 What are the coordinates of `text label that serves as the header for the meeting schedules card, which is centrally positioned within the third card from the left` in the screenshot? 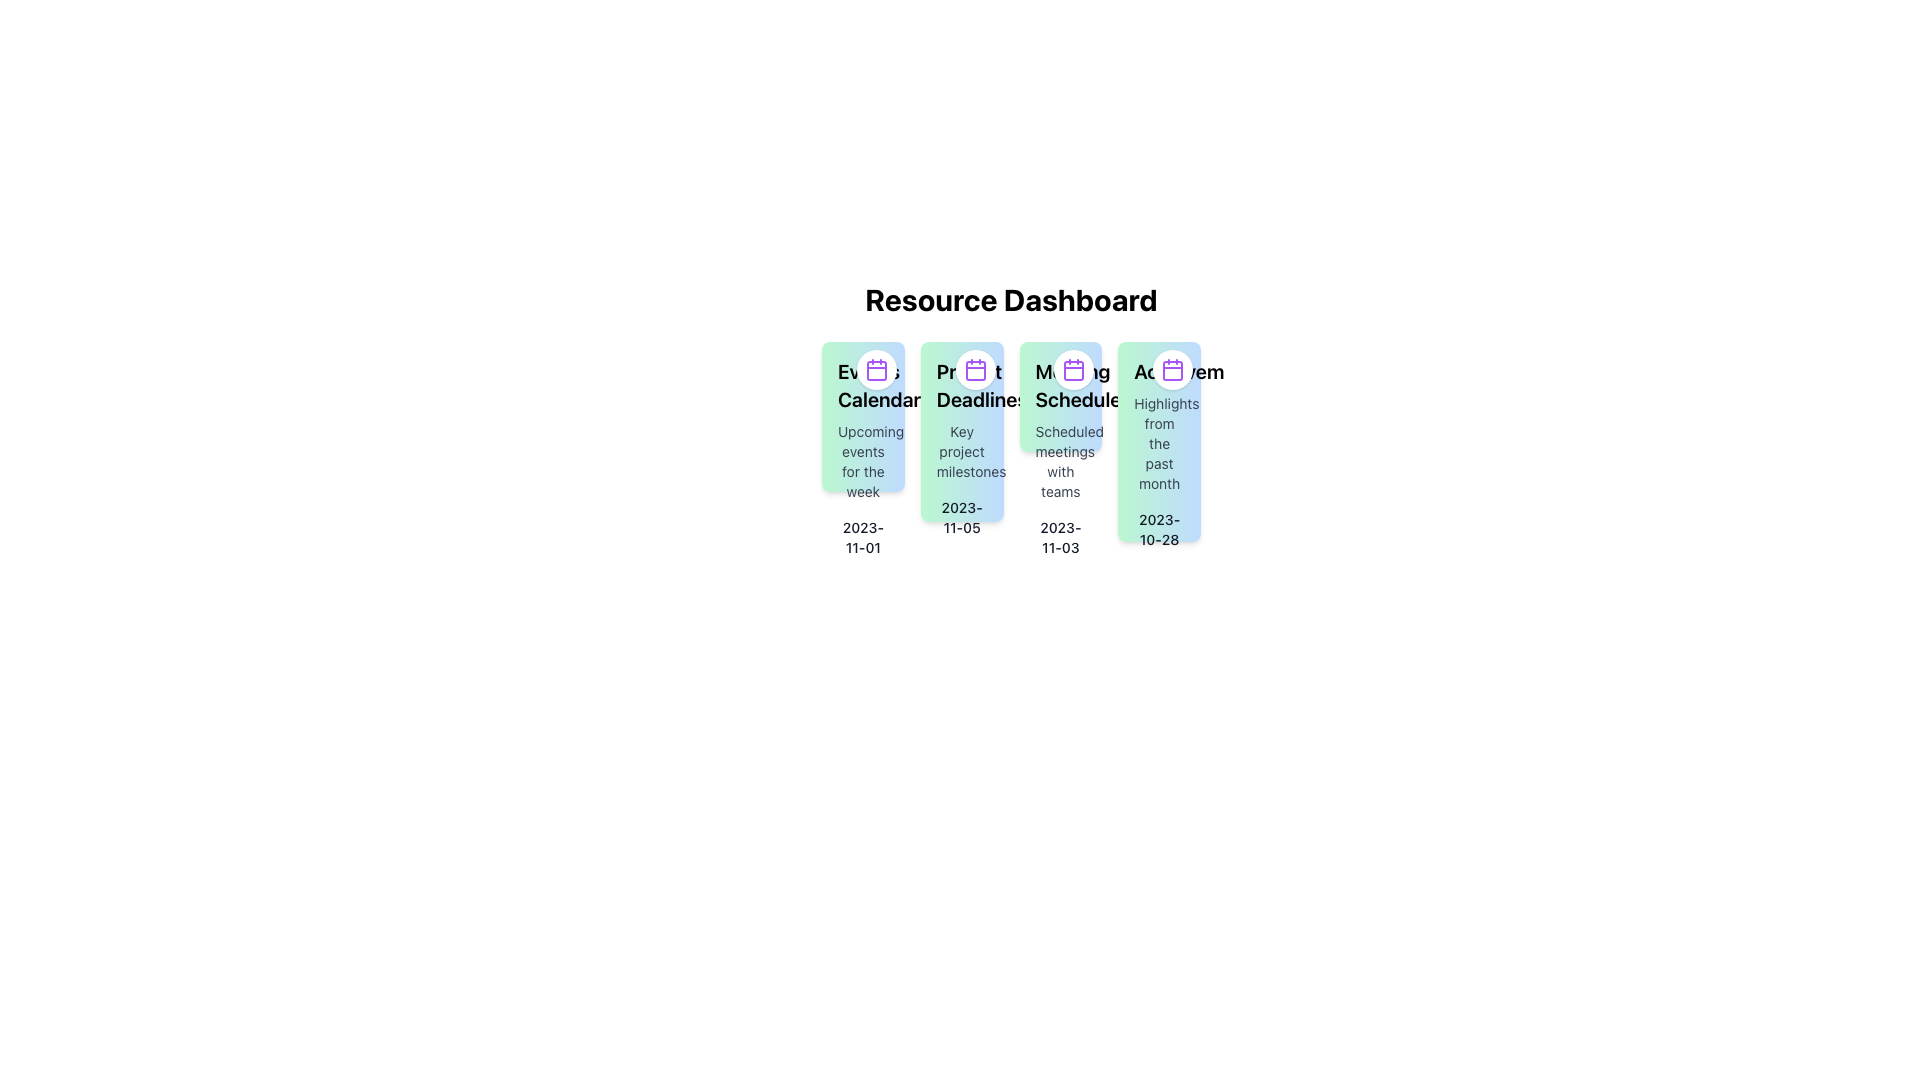 It's located at (1059, 385).